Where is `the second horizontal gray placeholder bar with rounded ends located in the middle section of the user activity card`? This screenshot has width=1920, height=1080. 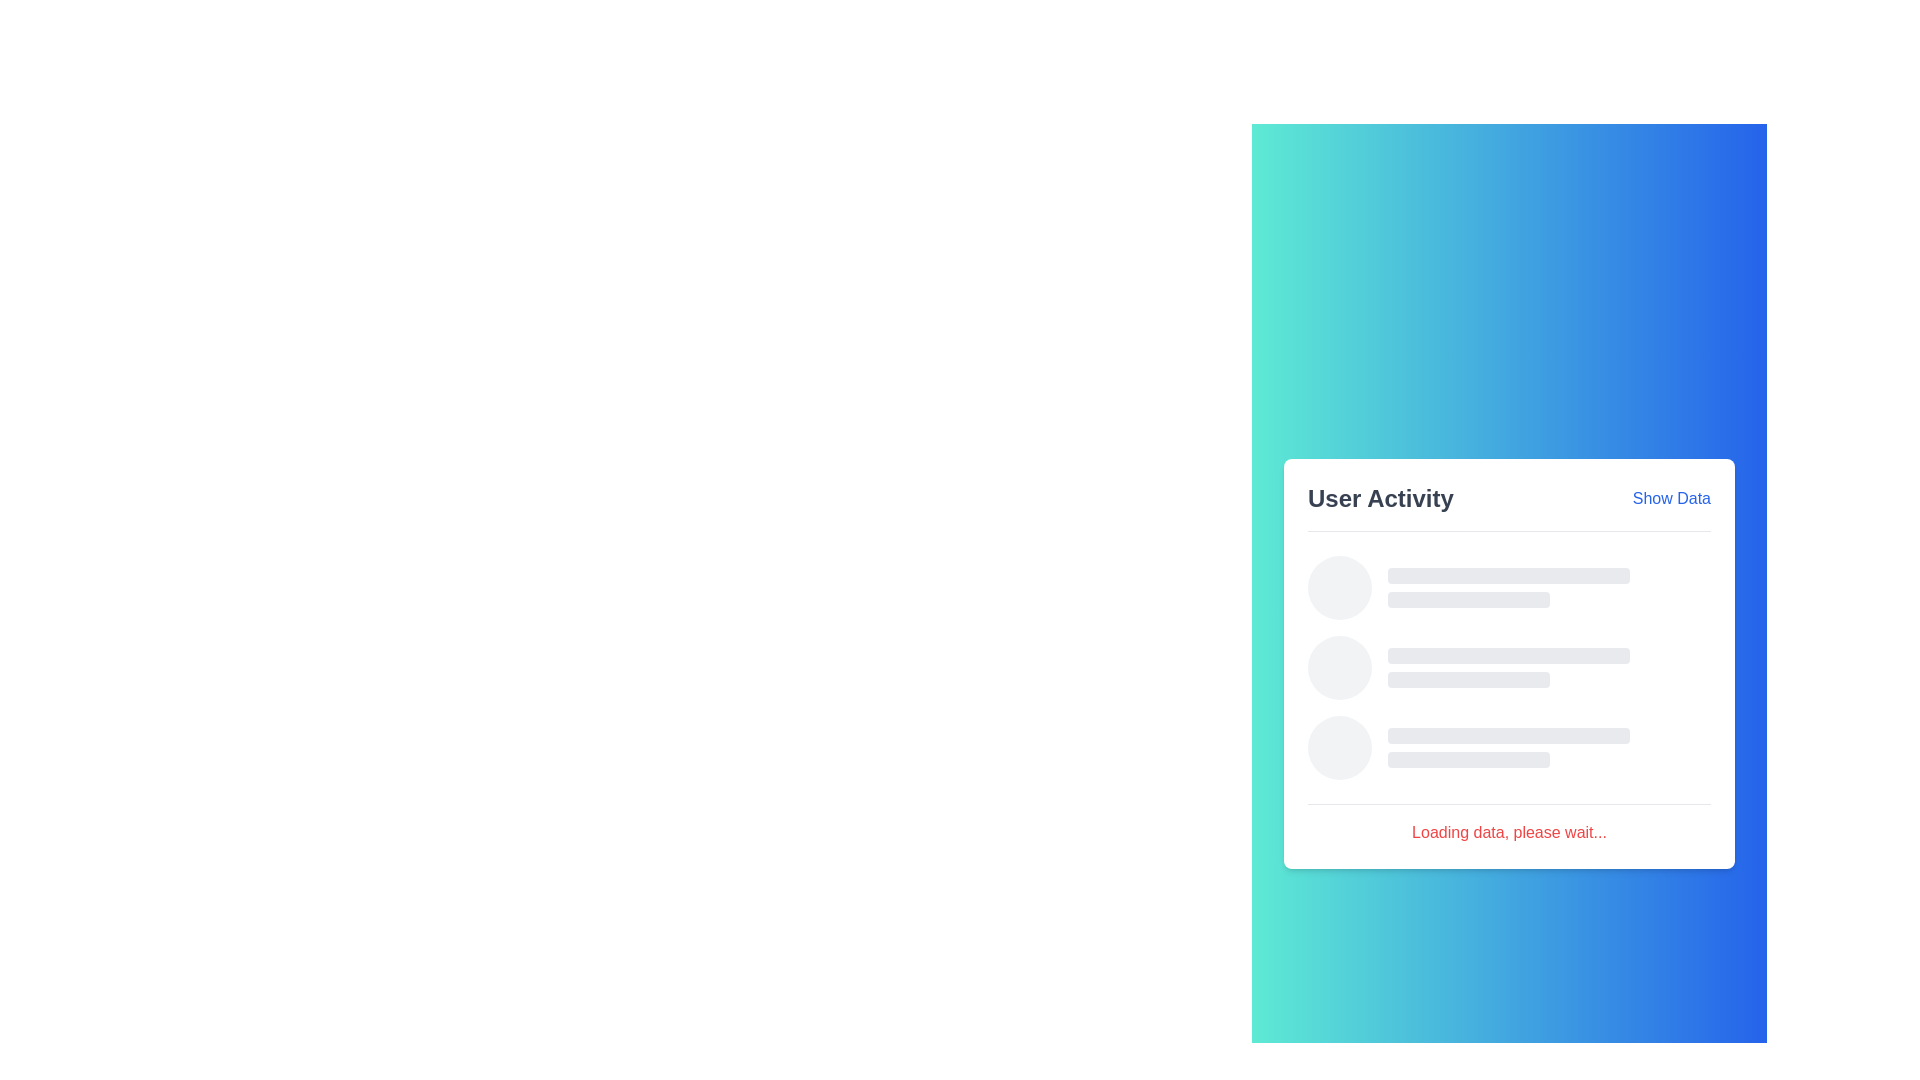
the second horizontal gray placeholder bar with rounded ends located in the middle section of the user activity card is located at coordinates (1468, 599).